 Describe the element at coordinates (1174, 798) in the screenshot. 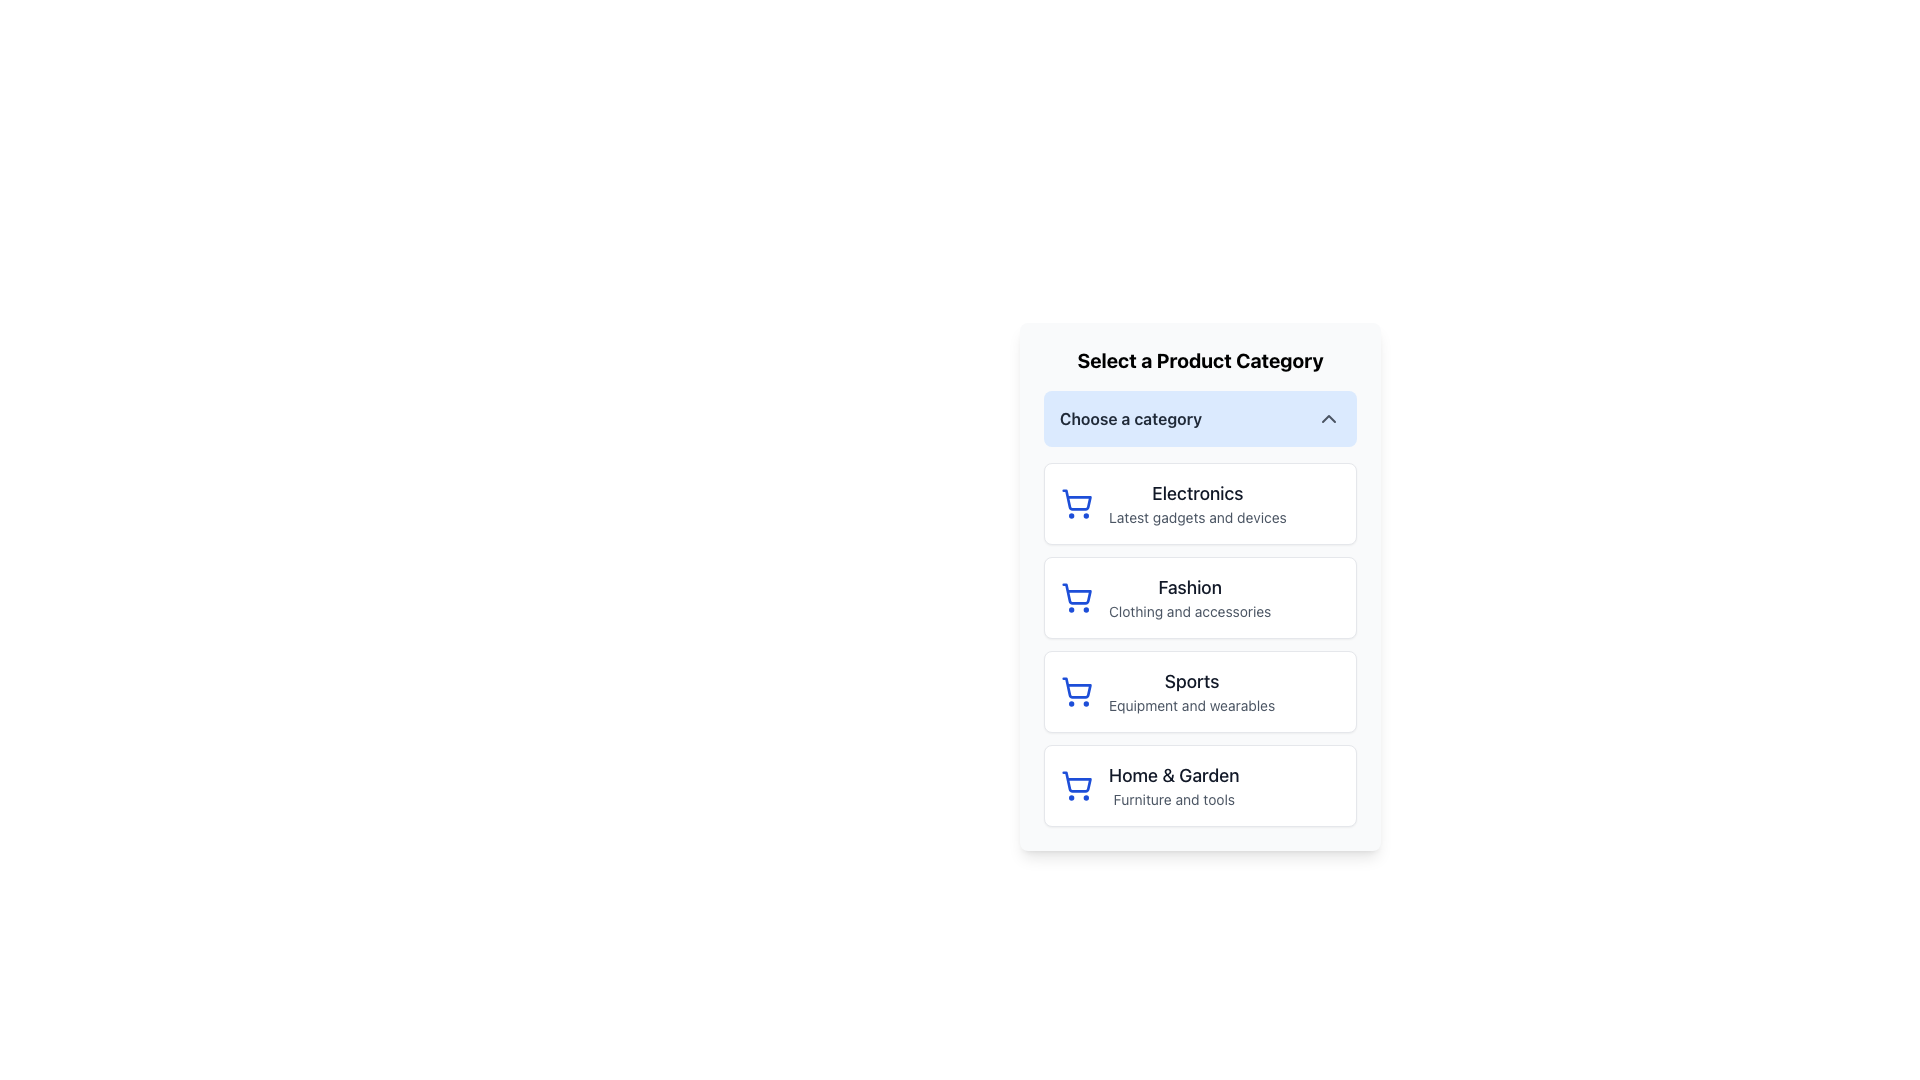

I see `the text label displaying 'Furniture and tools', which is located beneath the 'Home & Garden' title and styled in a smaller font` at that location.